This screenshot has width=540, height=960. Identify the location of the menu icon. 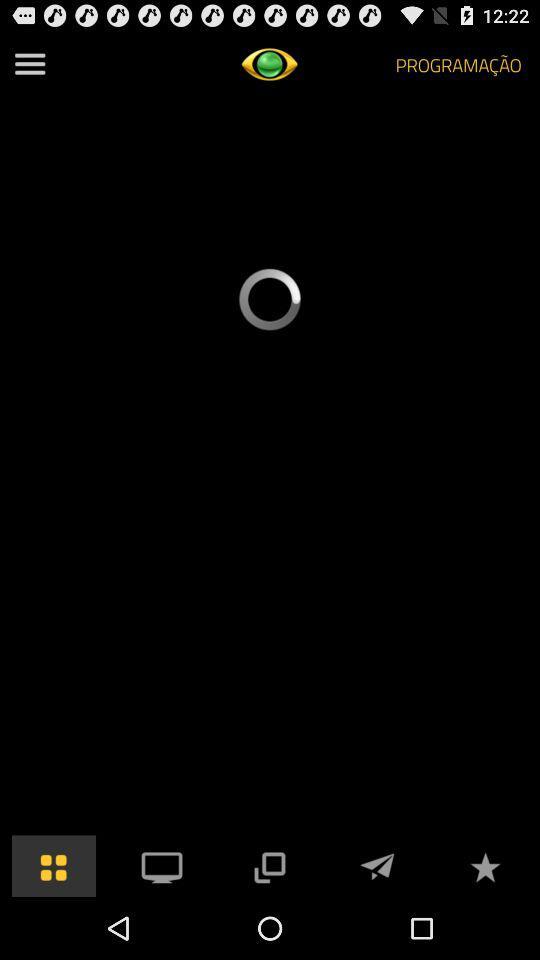
(29, 68).